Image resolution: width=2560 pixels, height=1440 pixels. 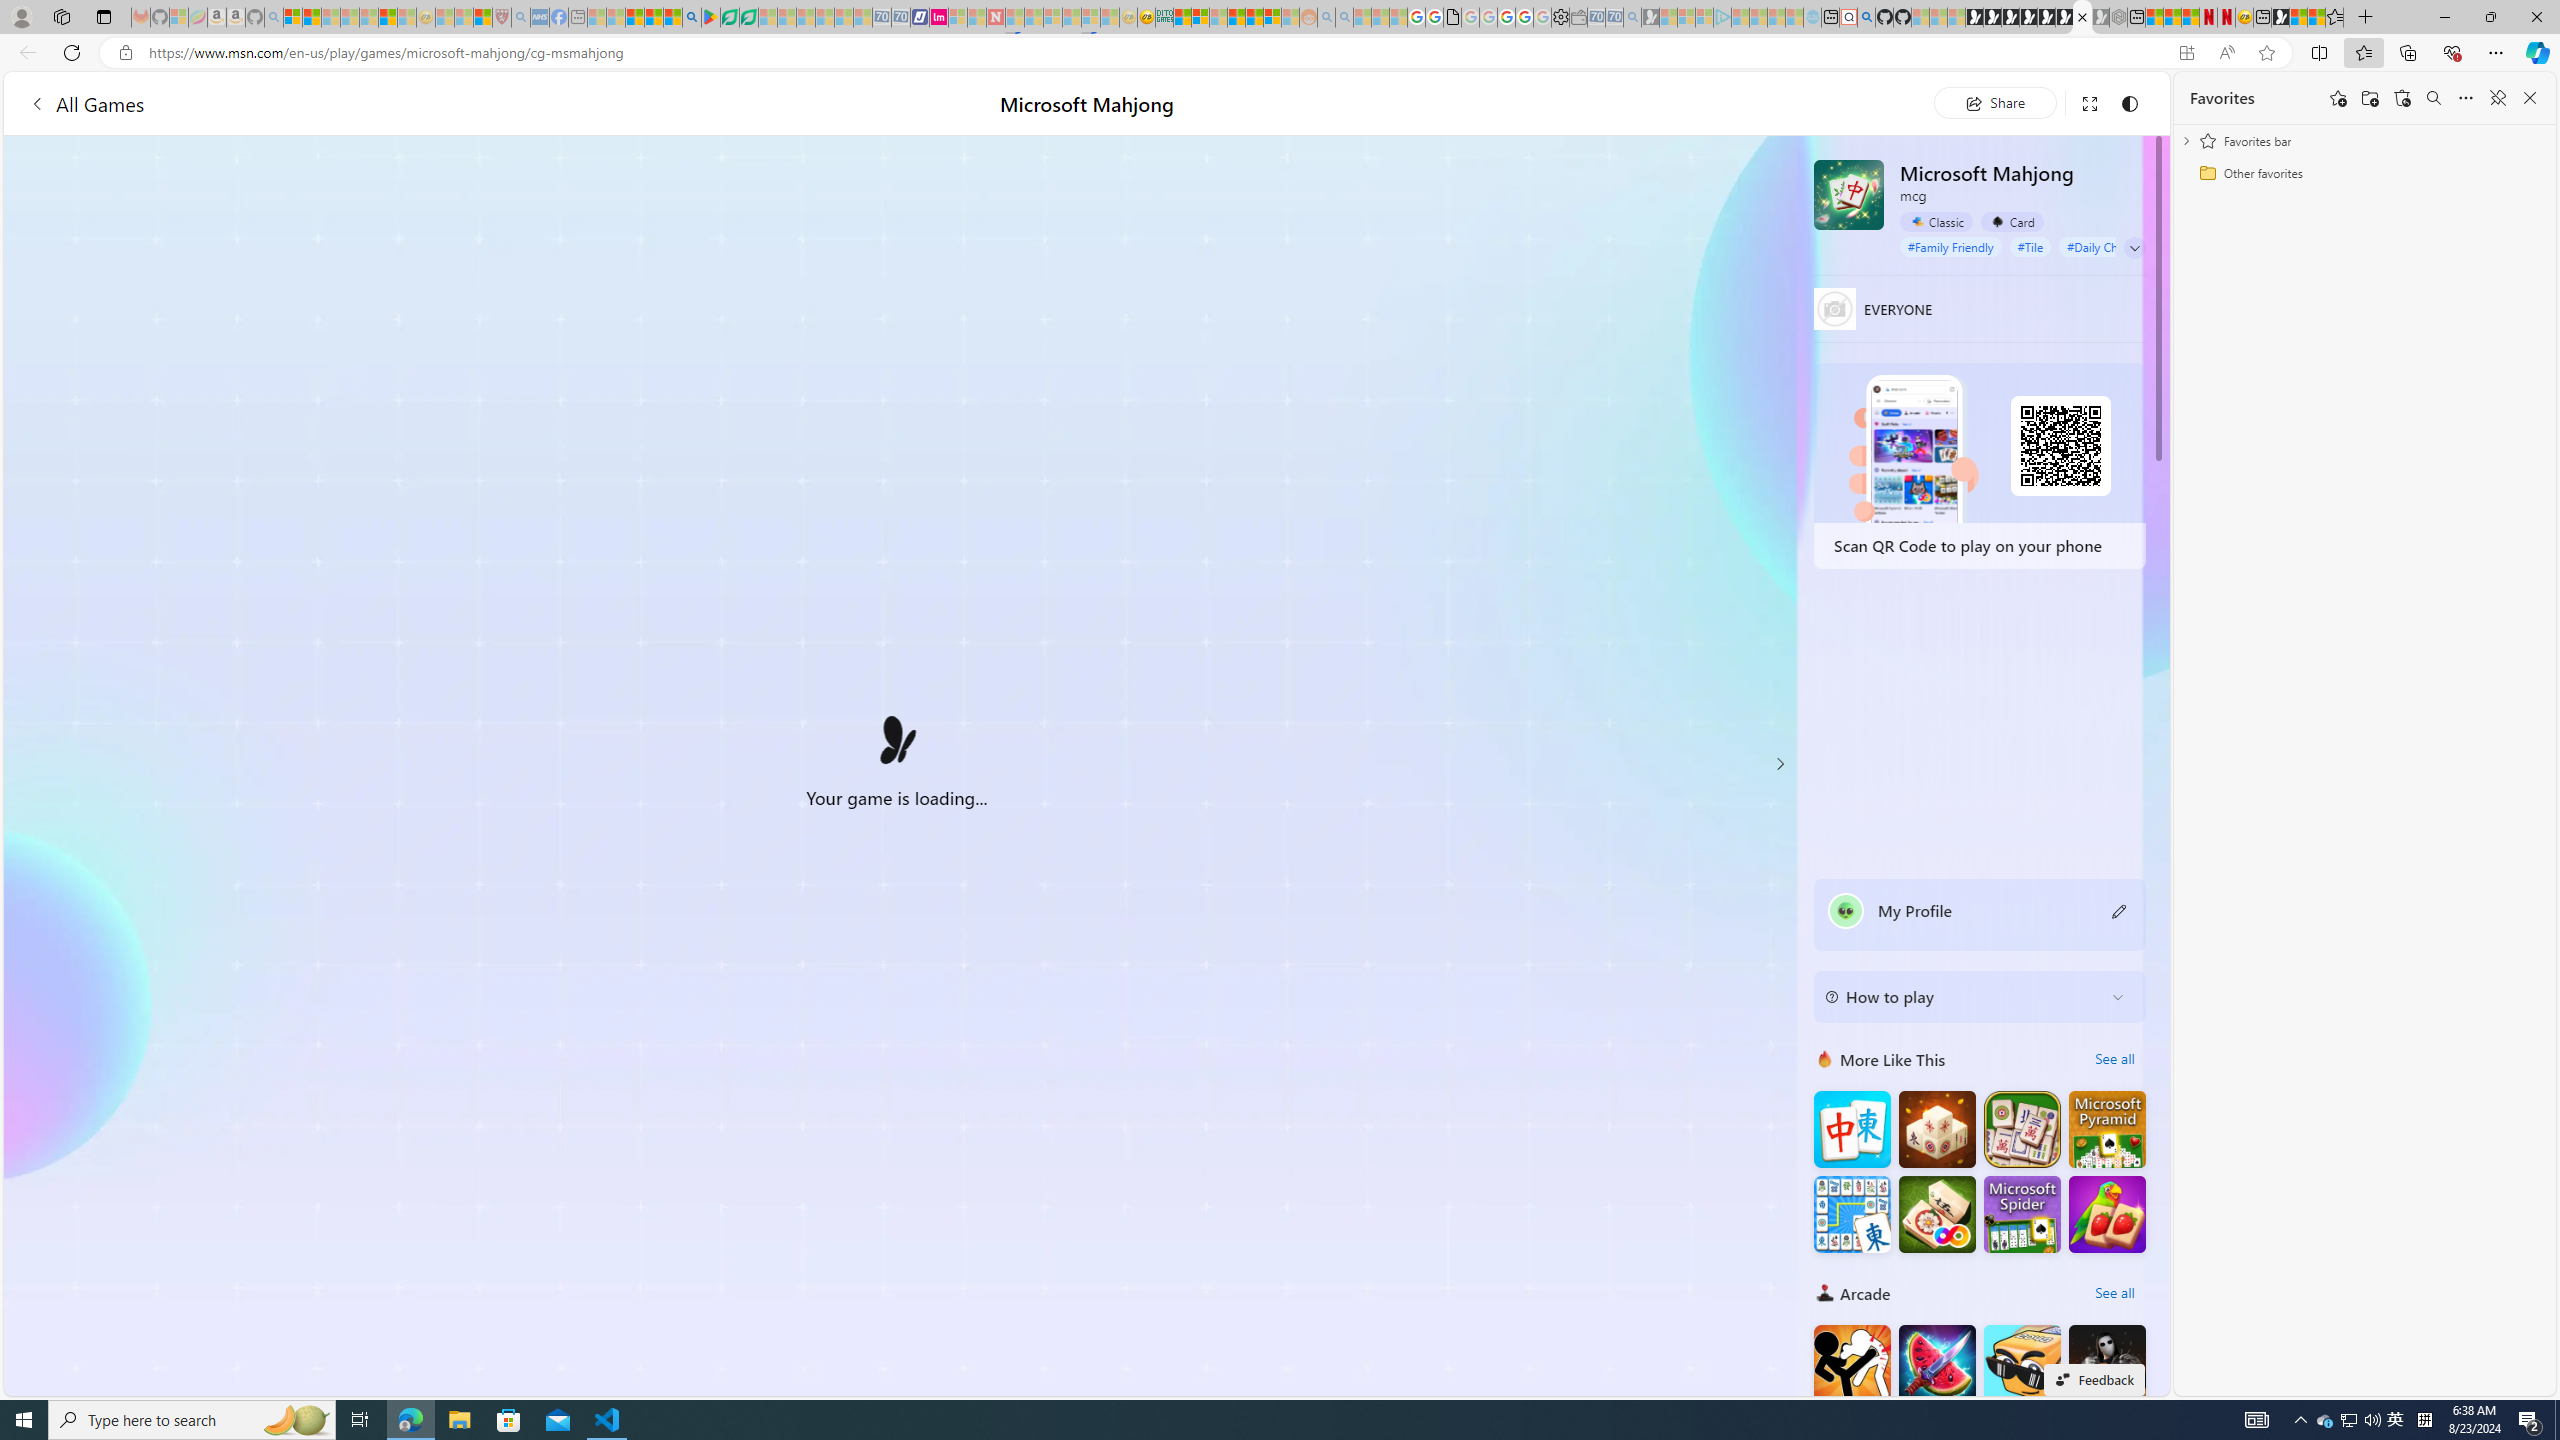 I want to click on 'Change to dark mode', so click(x=2128, y=102).